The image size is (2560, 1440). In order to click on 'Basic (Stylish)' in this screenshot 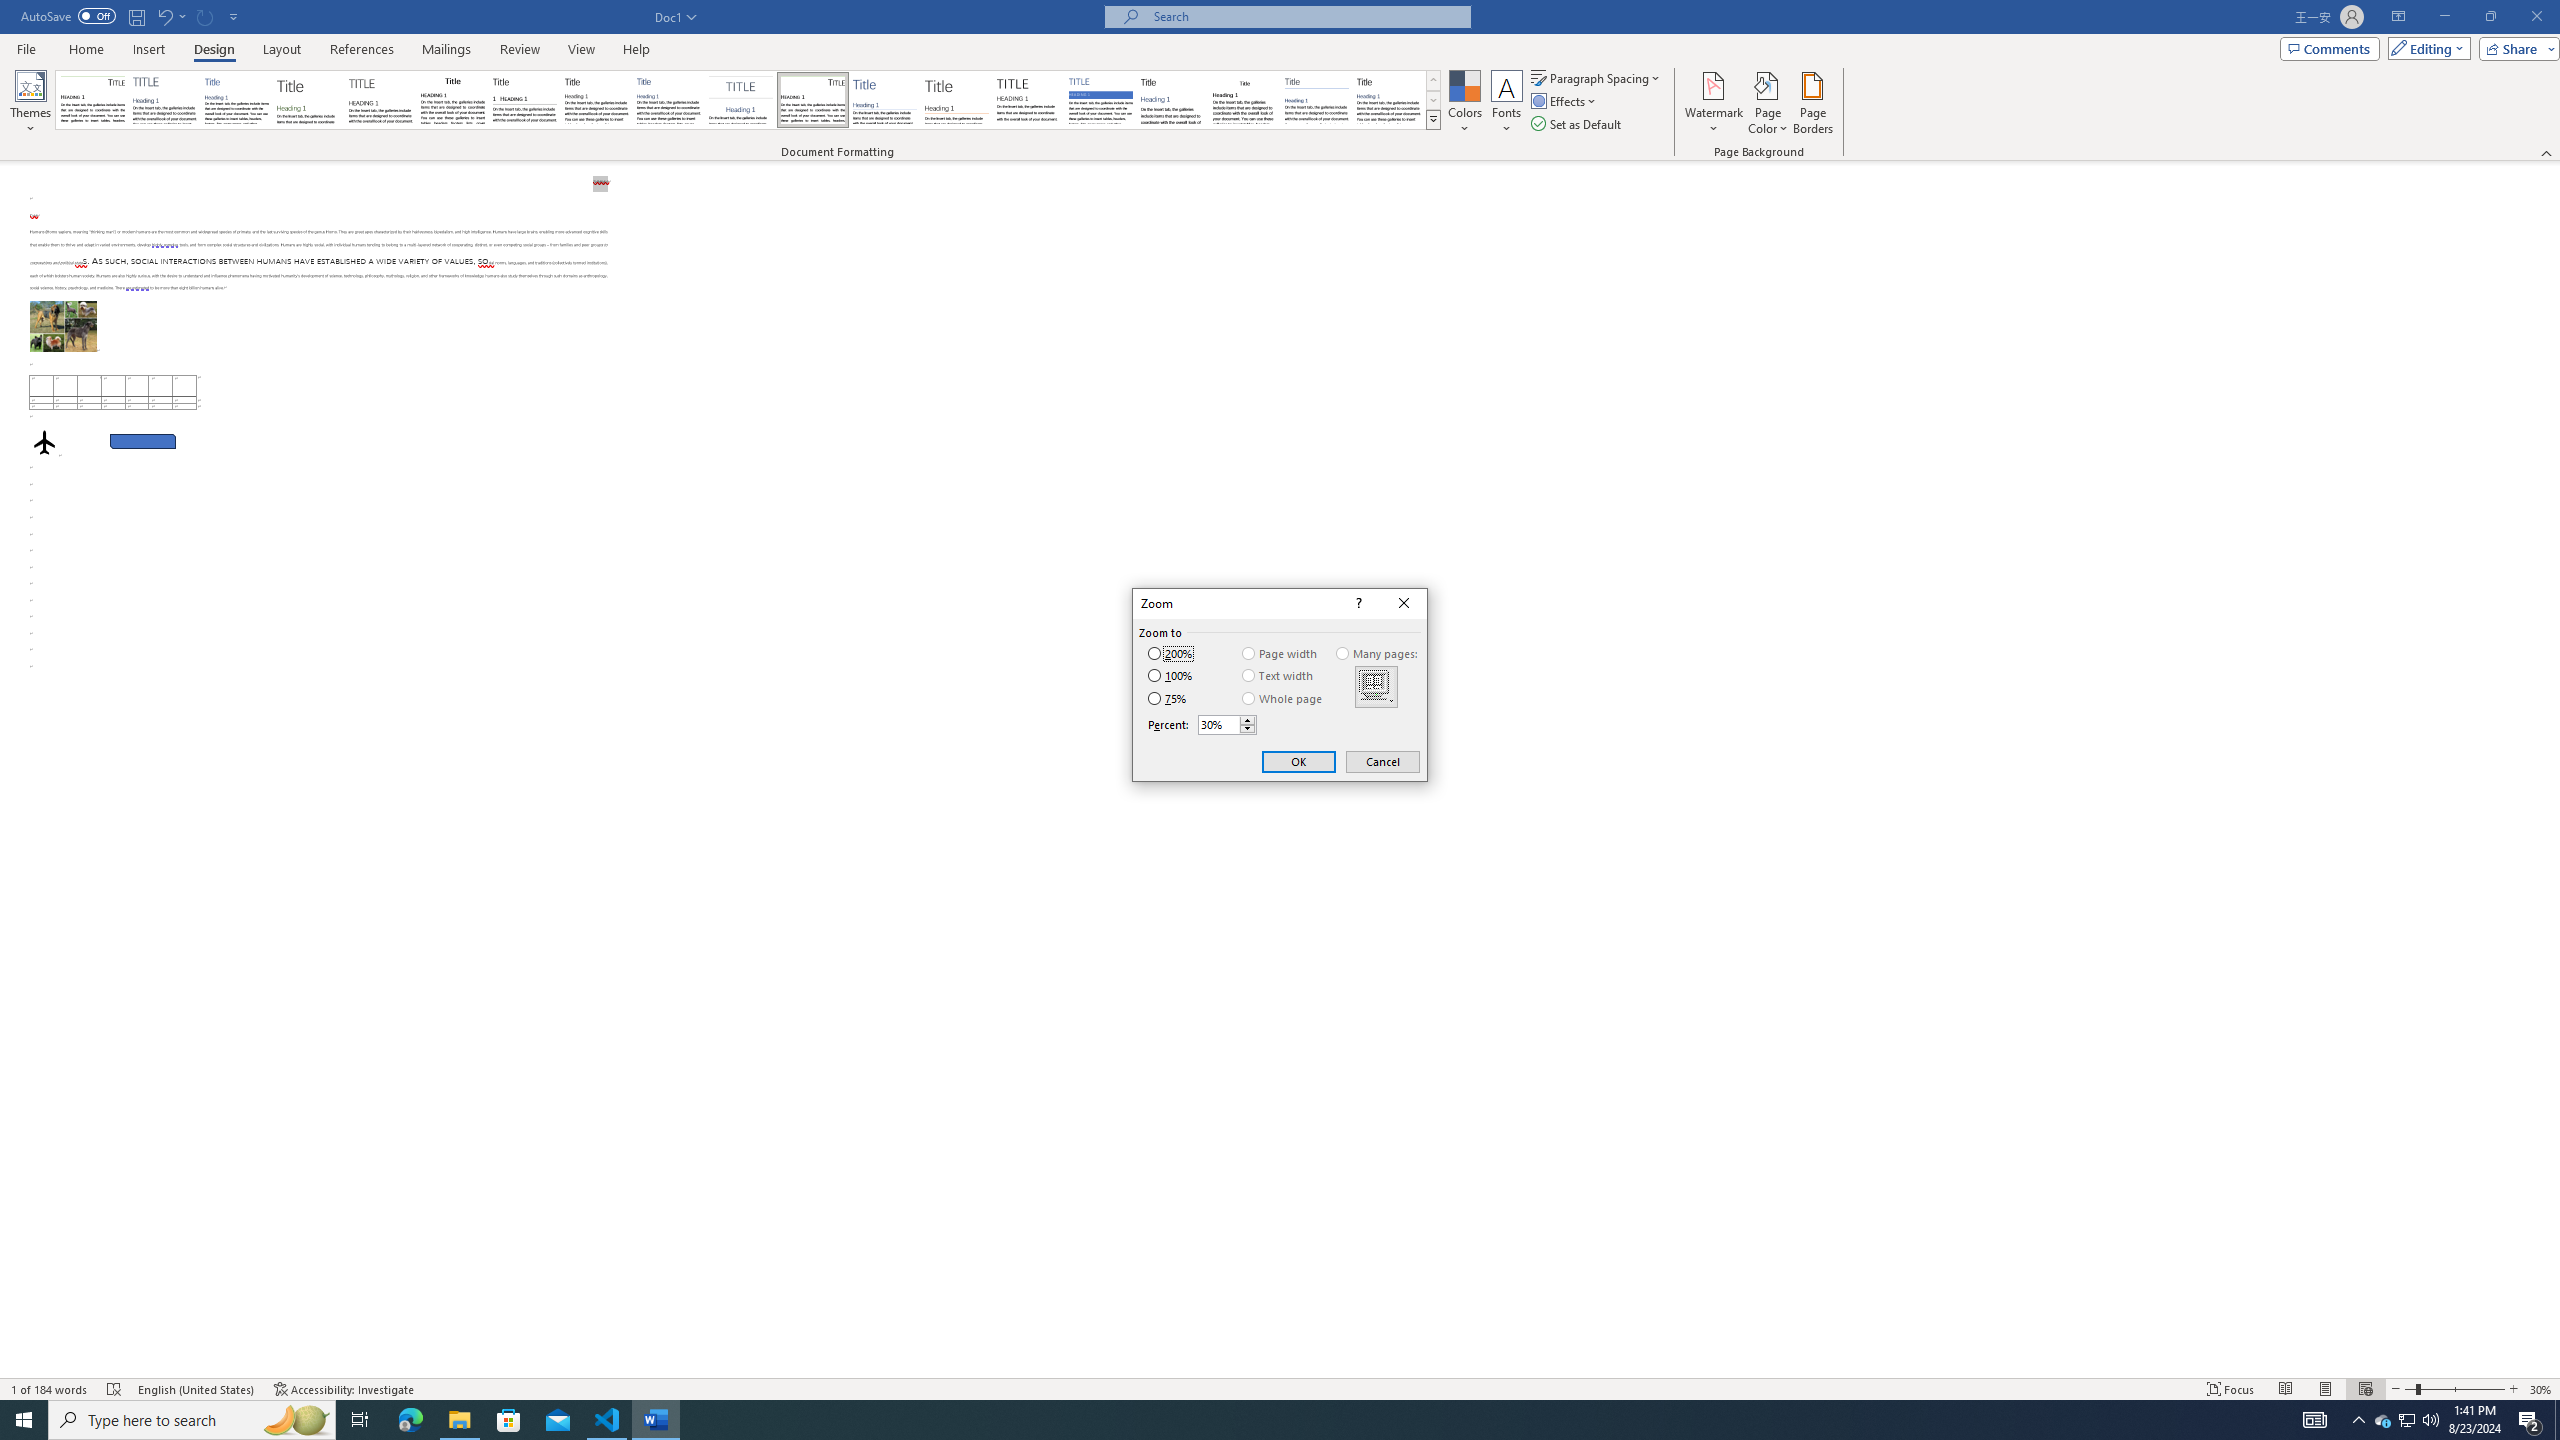, I will do `click(309, 99)`.